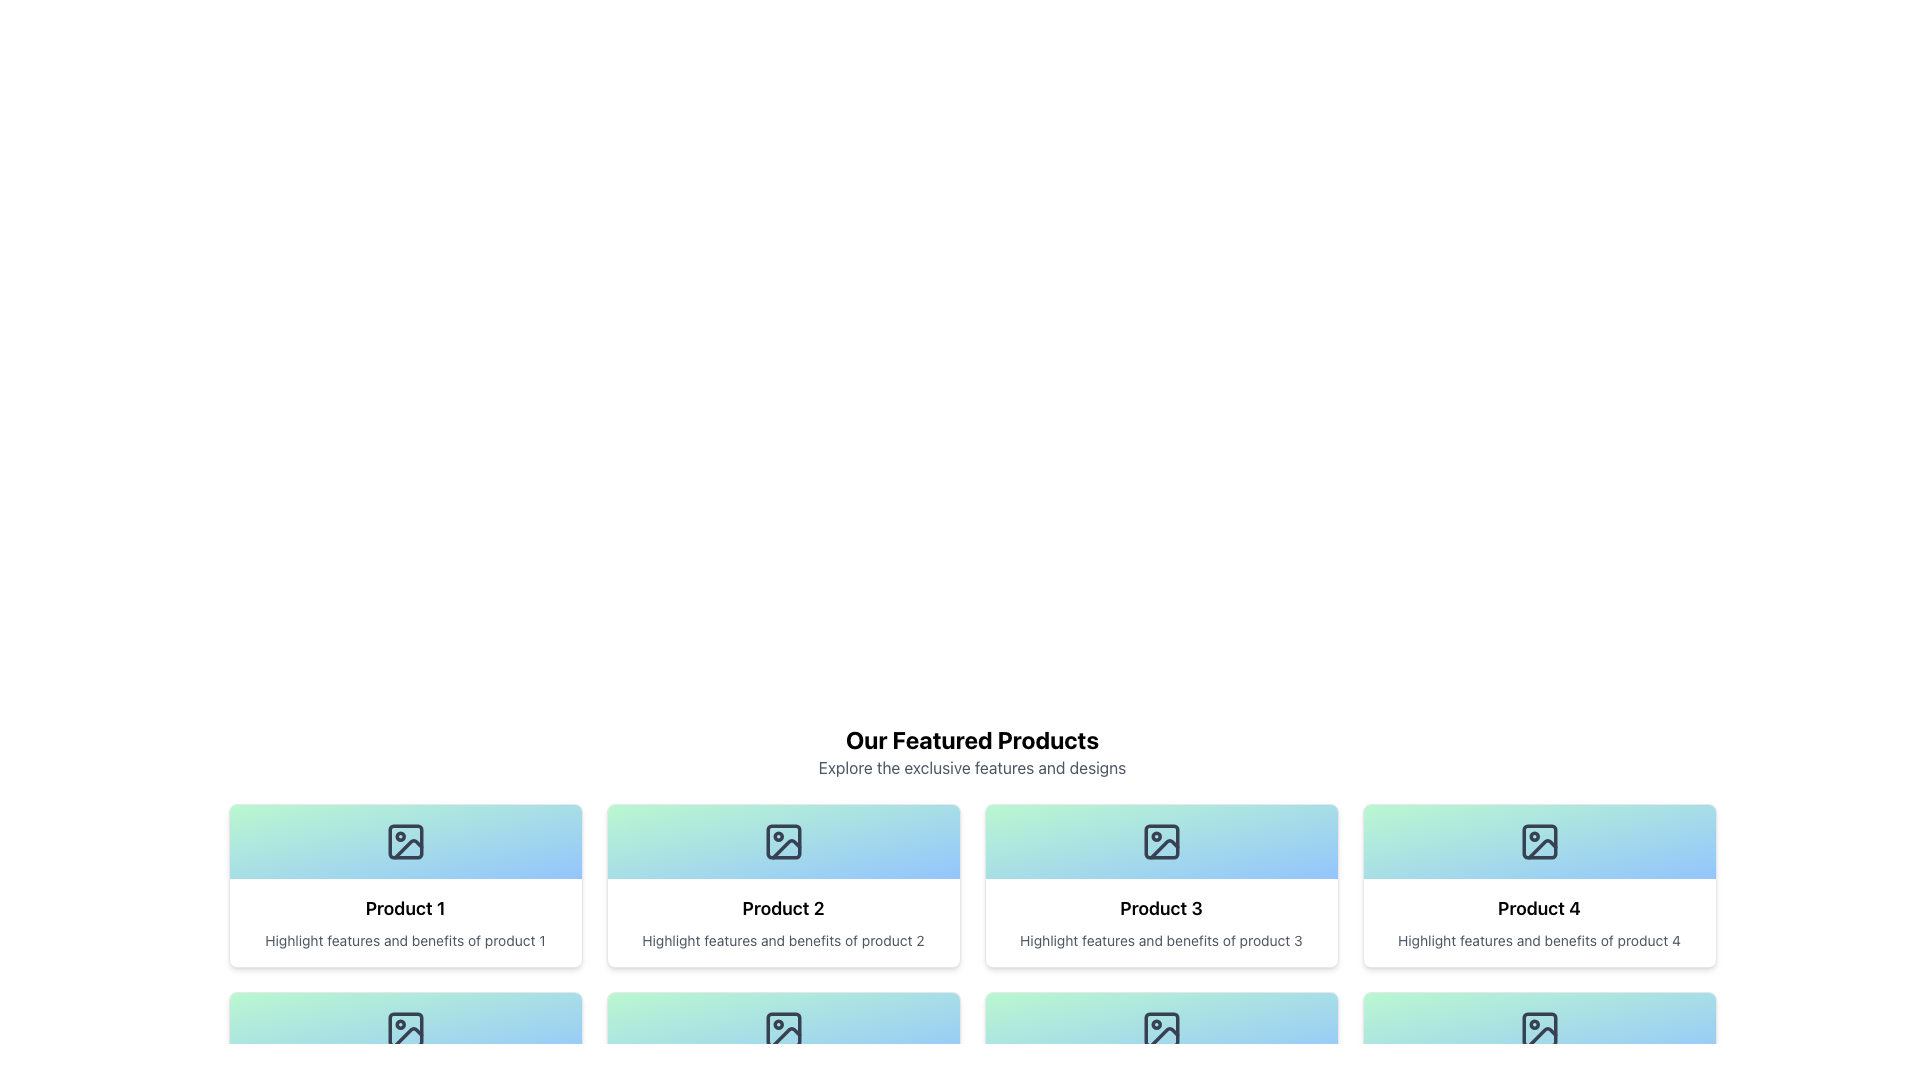 Image resolution: width=1920 pixels, height=1080 pixels. Describe the element at coordinates (1538, 1029) in the screenshot. I see `the vector graphic subcomponent of the SVG element located in the bottom-right corner of the 'Product 4' card` at that location.